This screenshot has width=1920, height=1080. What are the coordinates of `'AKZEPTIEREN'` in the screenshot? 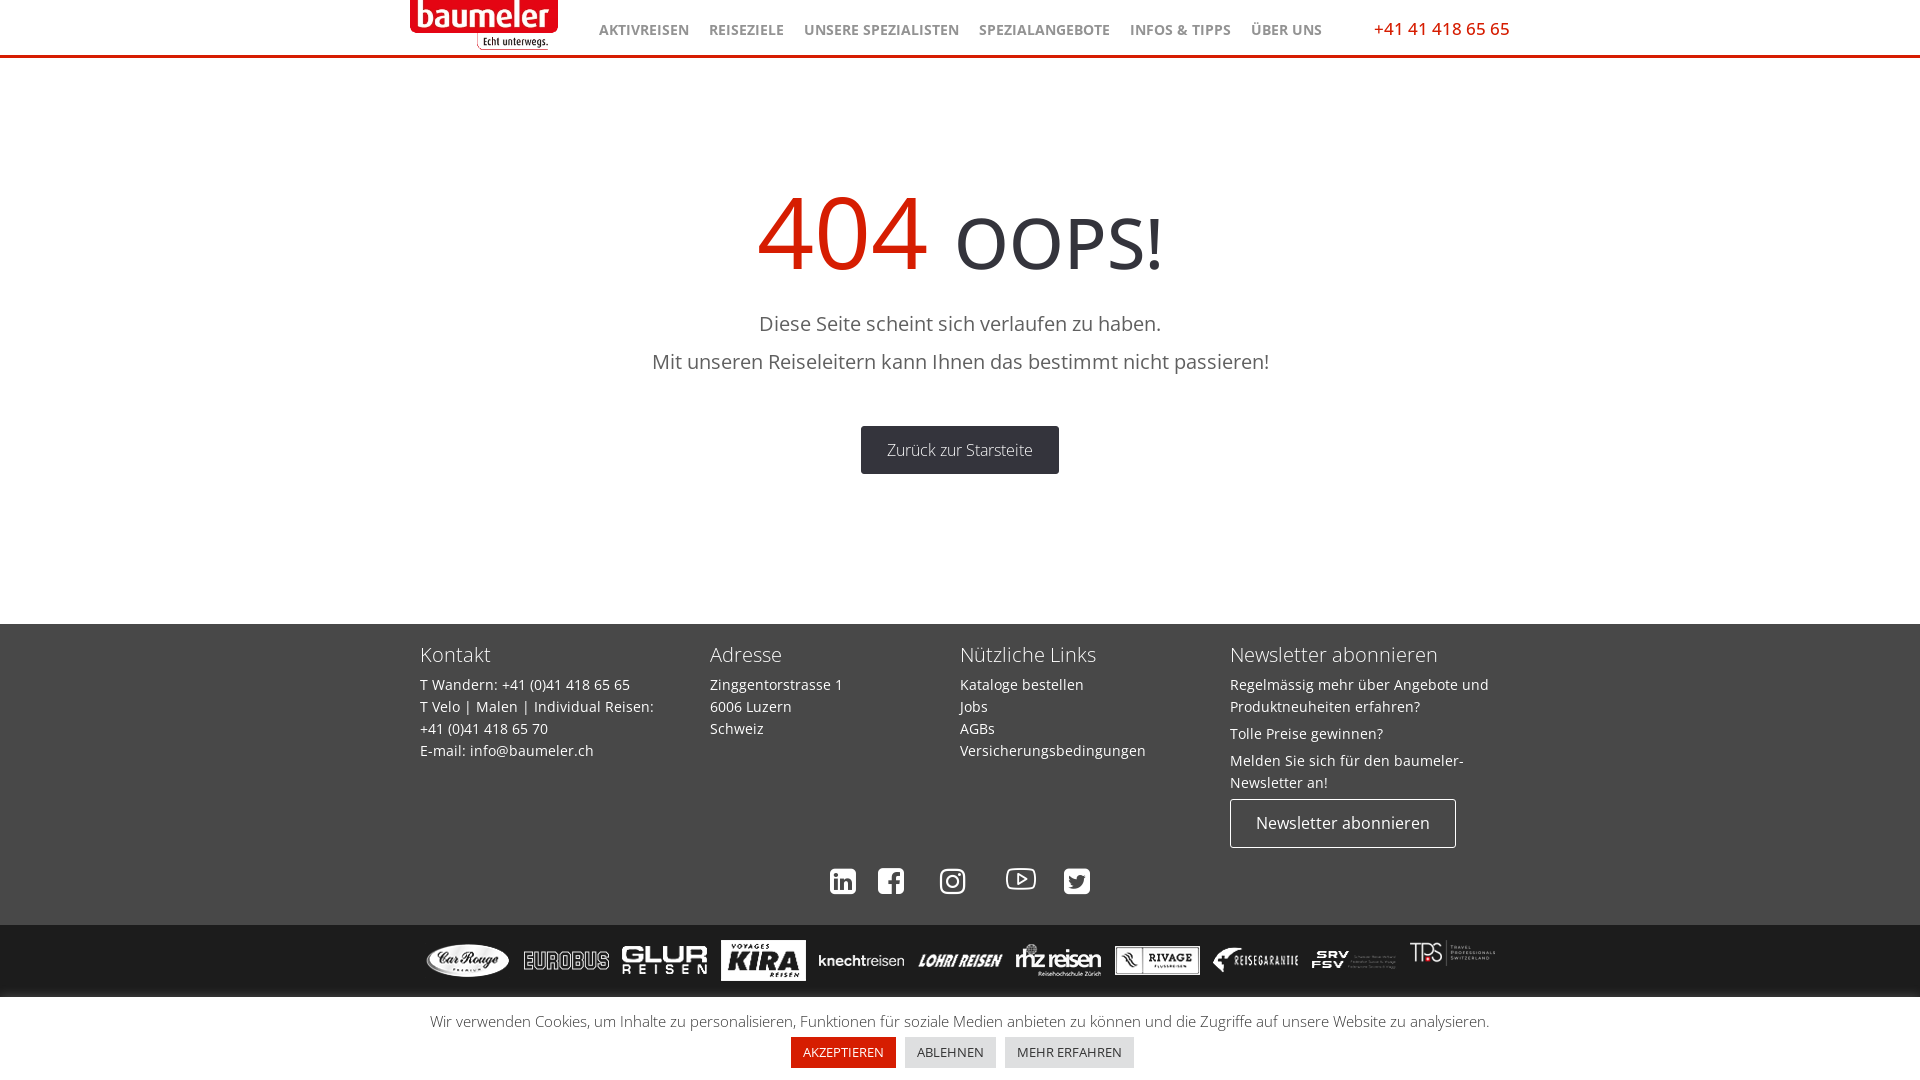 It's located at (843, 1051).